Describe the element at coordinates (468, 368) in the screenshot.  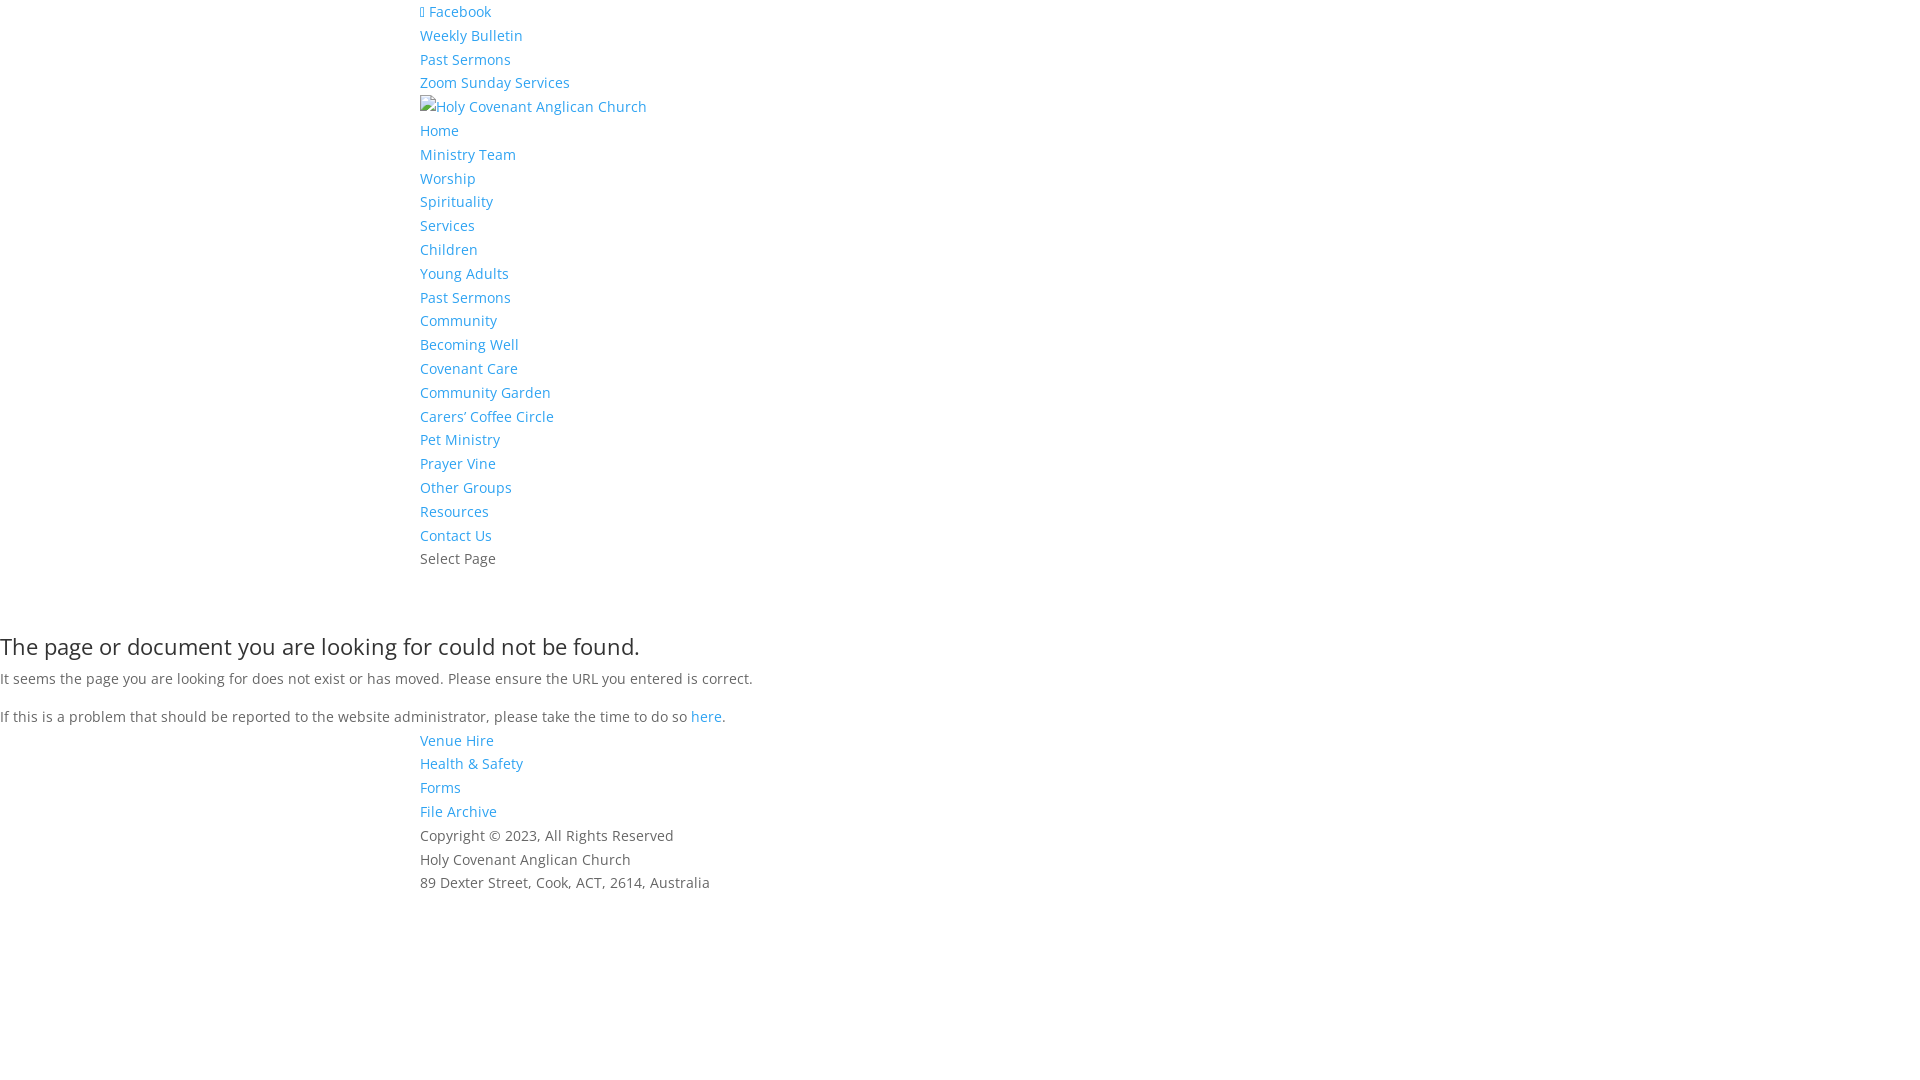
I see `'Covenant Care'` at that location.